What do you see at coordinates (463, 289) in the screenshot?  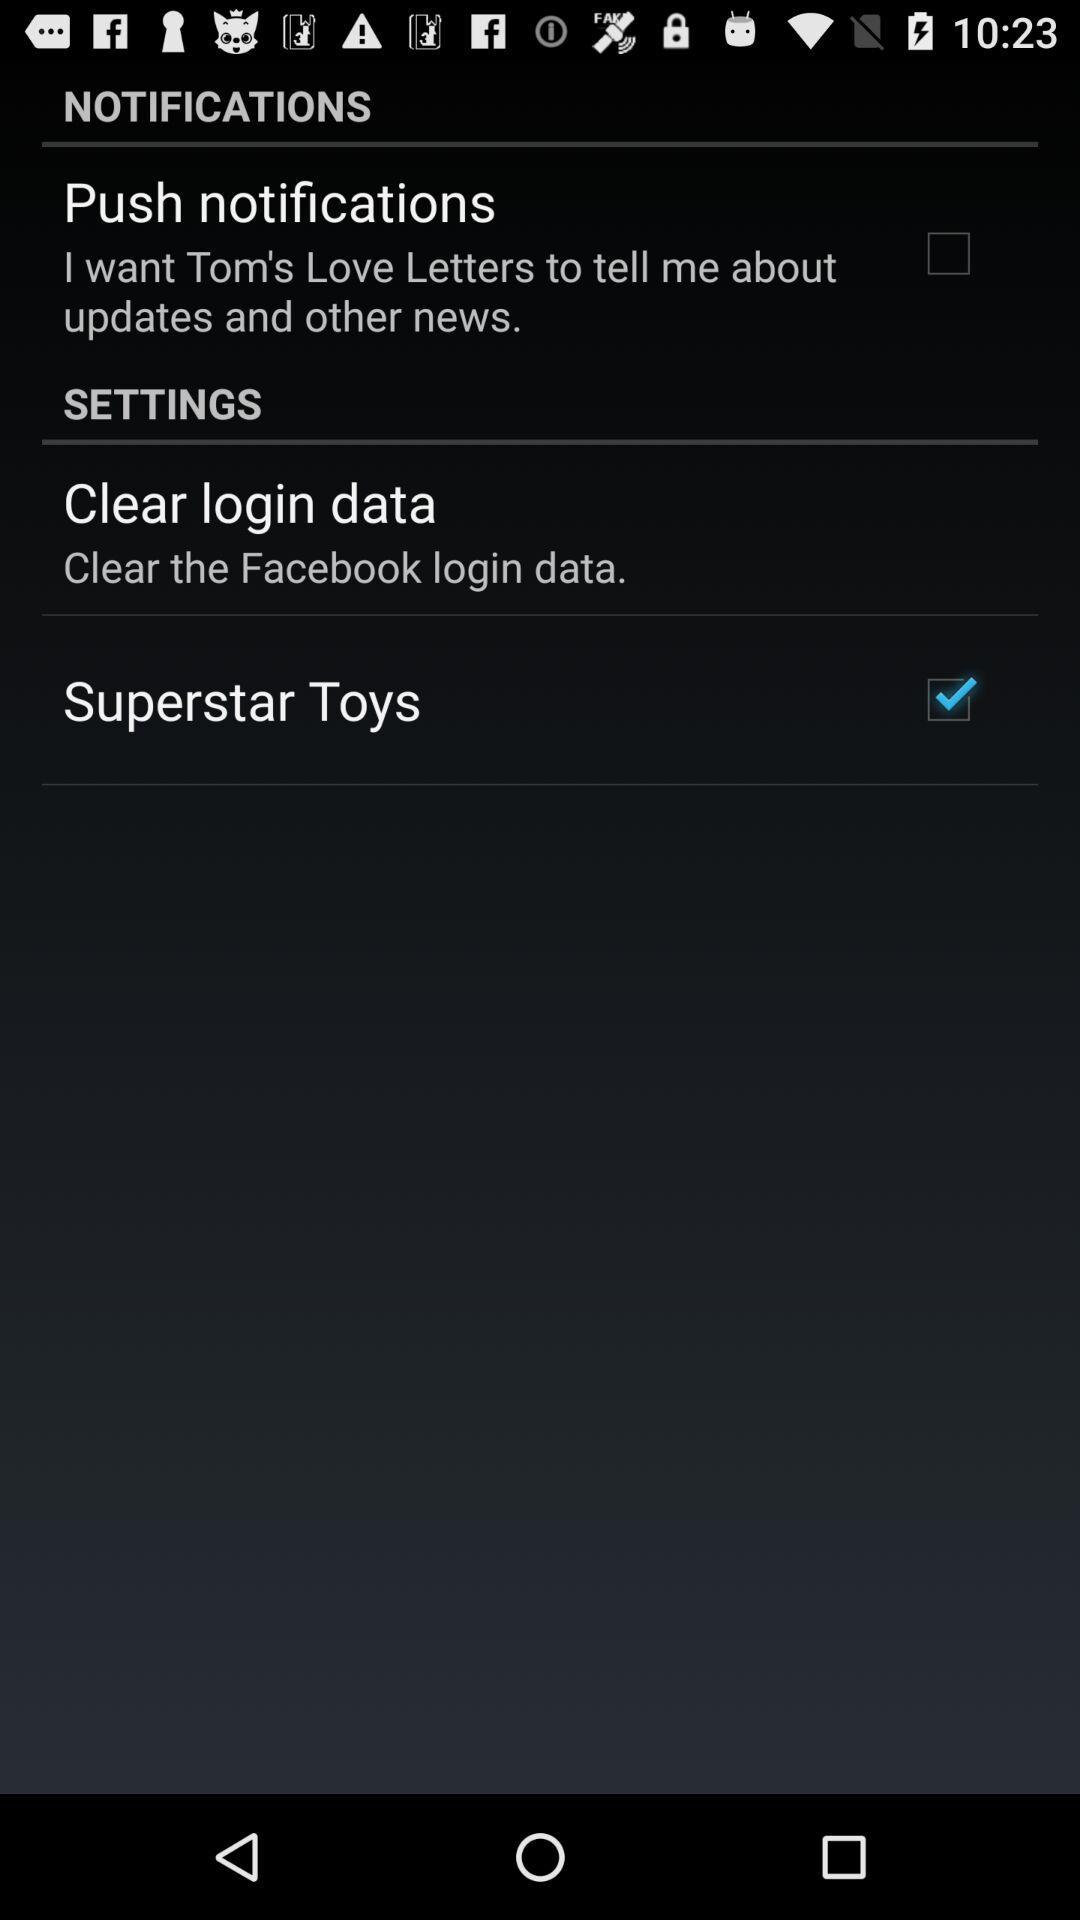 I see `i want tom icon` at bounding box center [463, 289].